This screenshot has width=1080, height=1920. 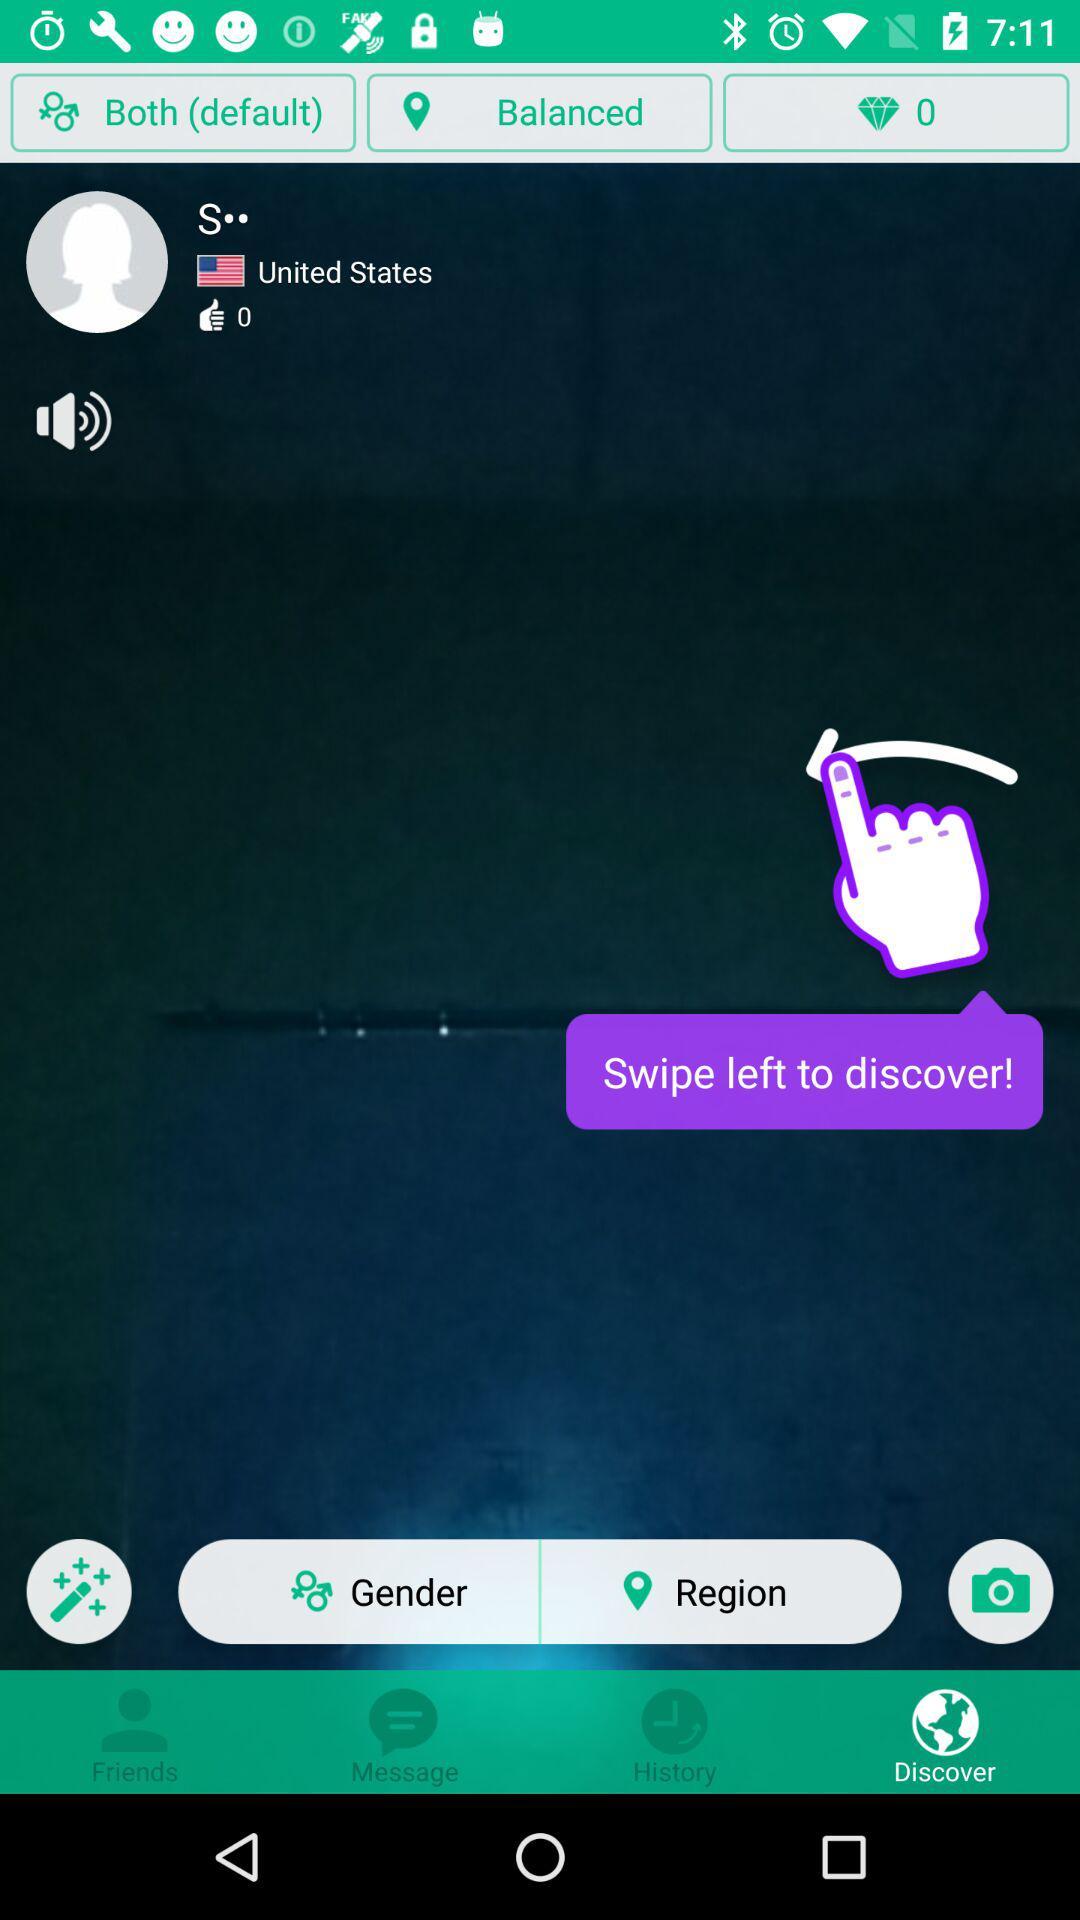 What do you see at coordinates (78, 1604) in the screenshot?
I see `the icon on left to the gender button on the web page` at bounding box center [78, 1604].